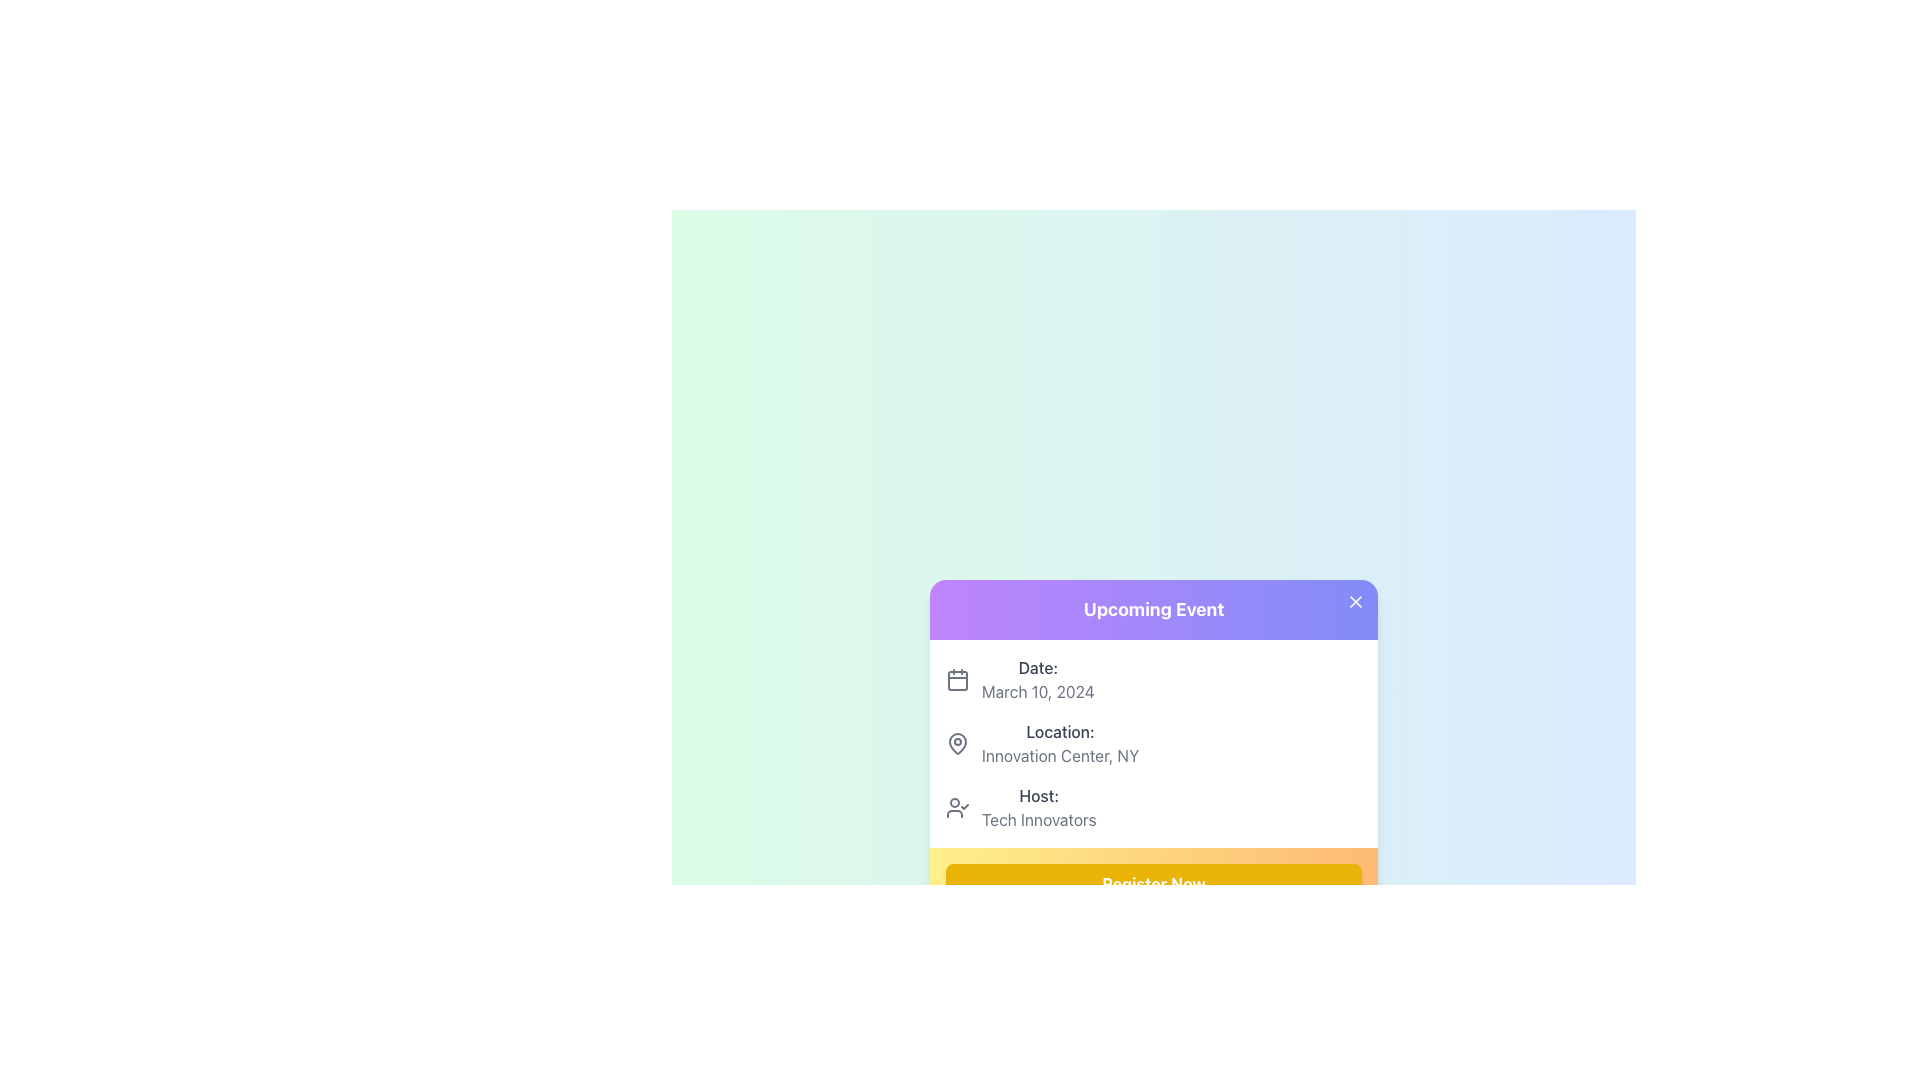  Describe the element at coordinates (1356, 600) in the screenshot. I see `the circular close button with an 'X' icon located in the top-right corner of the 'Upcoming Event' card` at that location.